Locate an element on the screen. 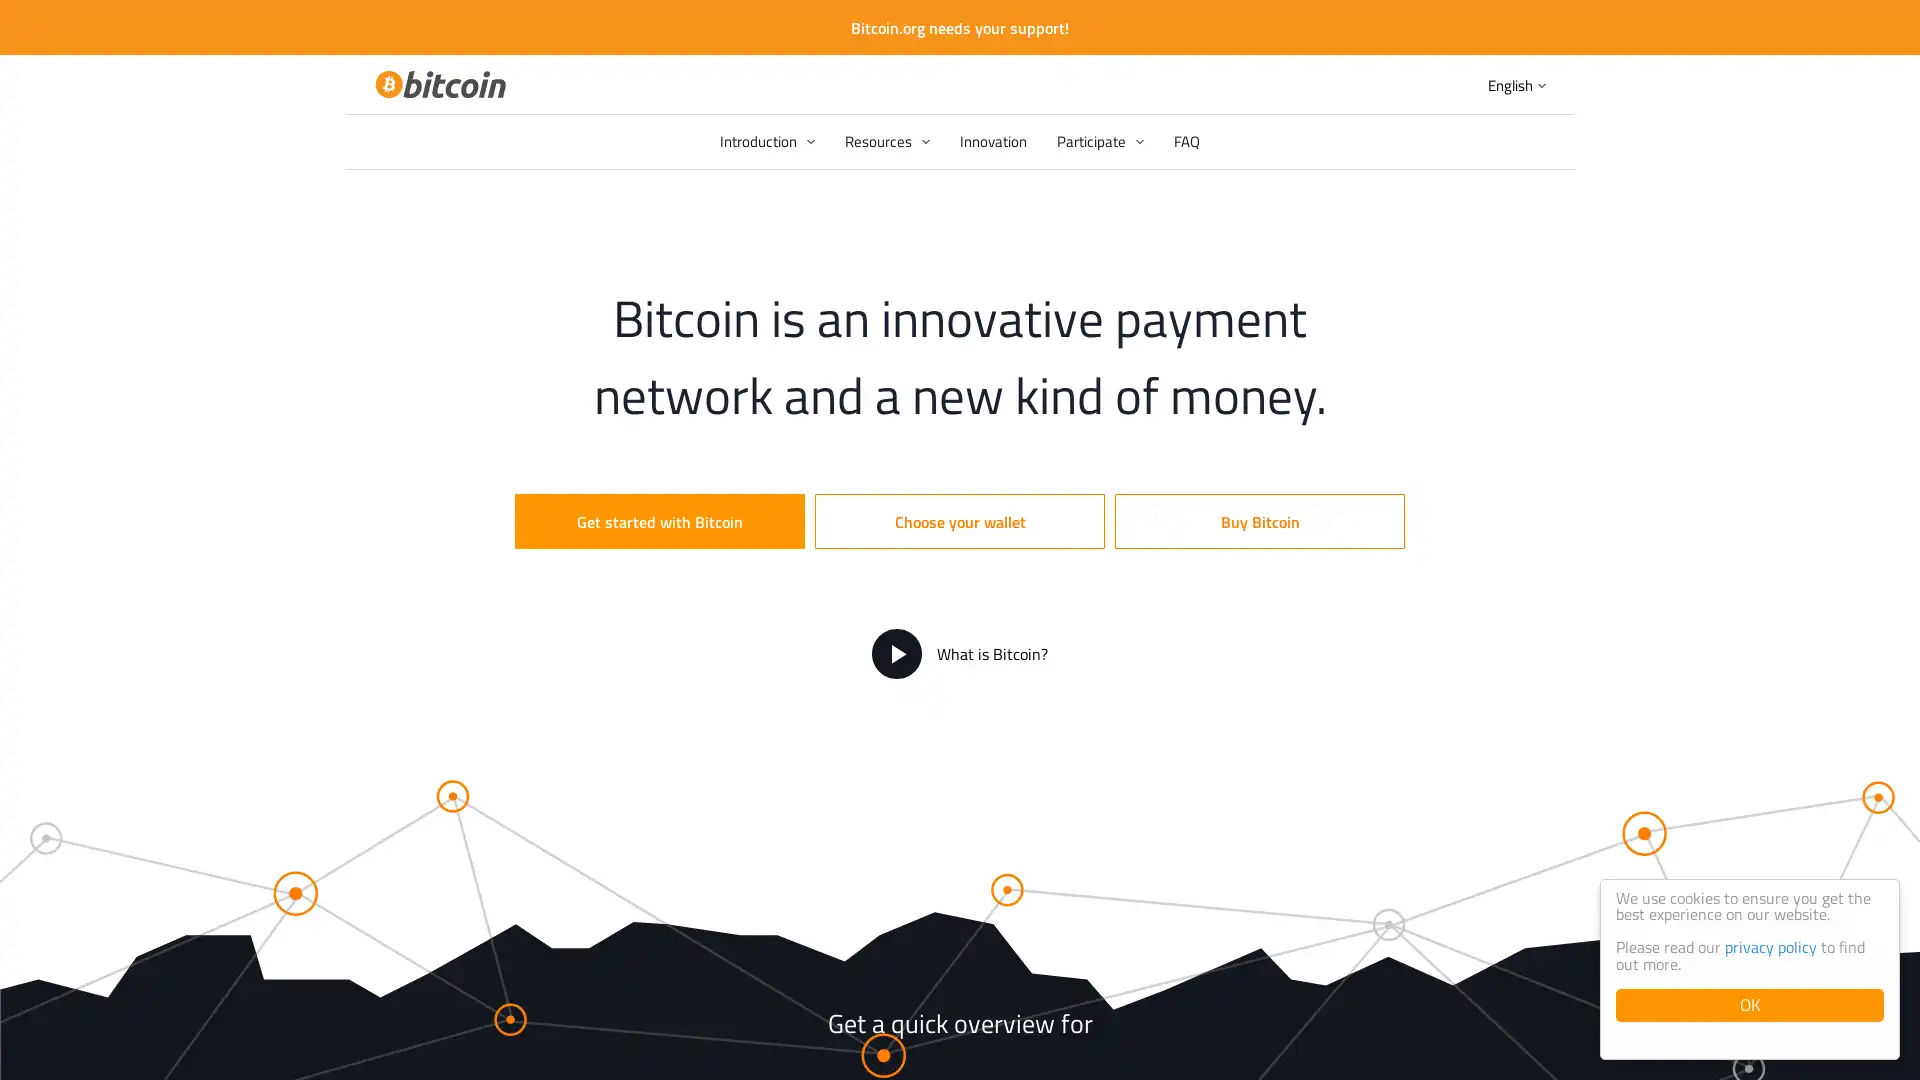  What is Bitcoin? is located at coordinates (960, 654).